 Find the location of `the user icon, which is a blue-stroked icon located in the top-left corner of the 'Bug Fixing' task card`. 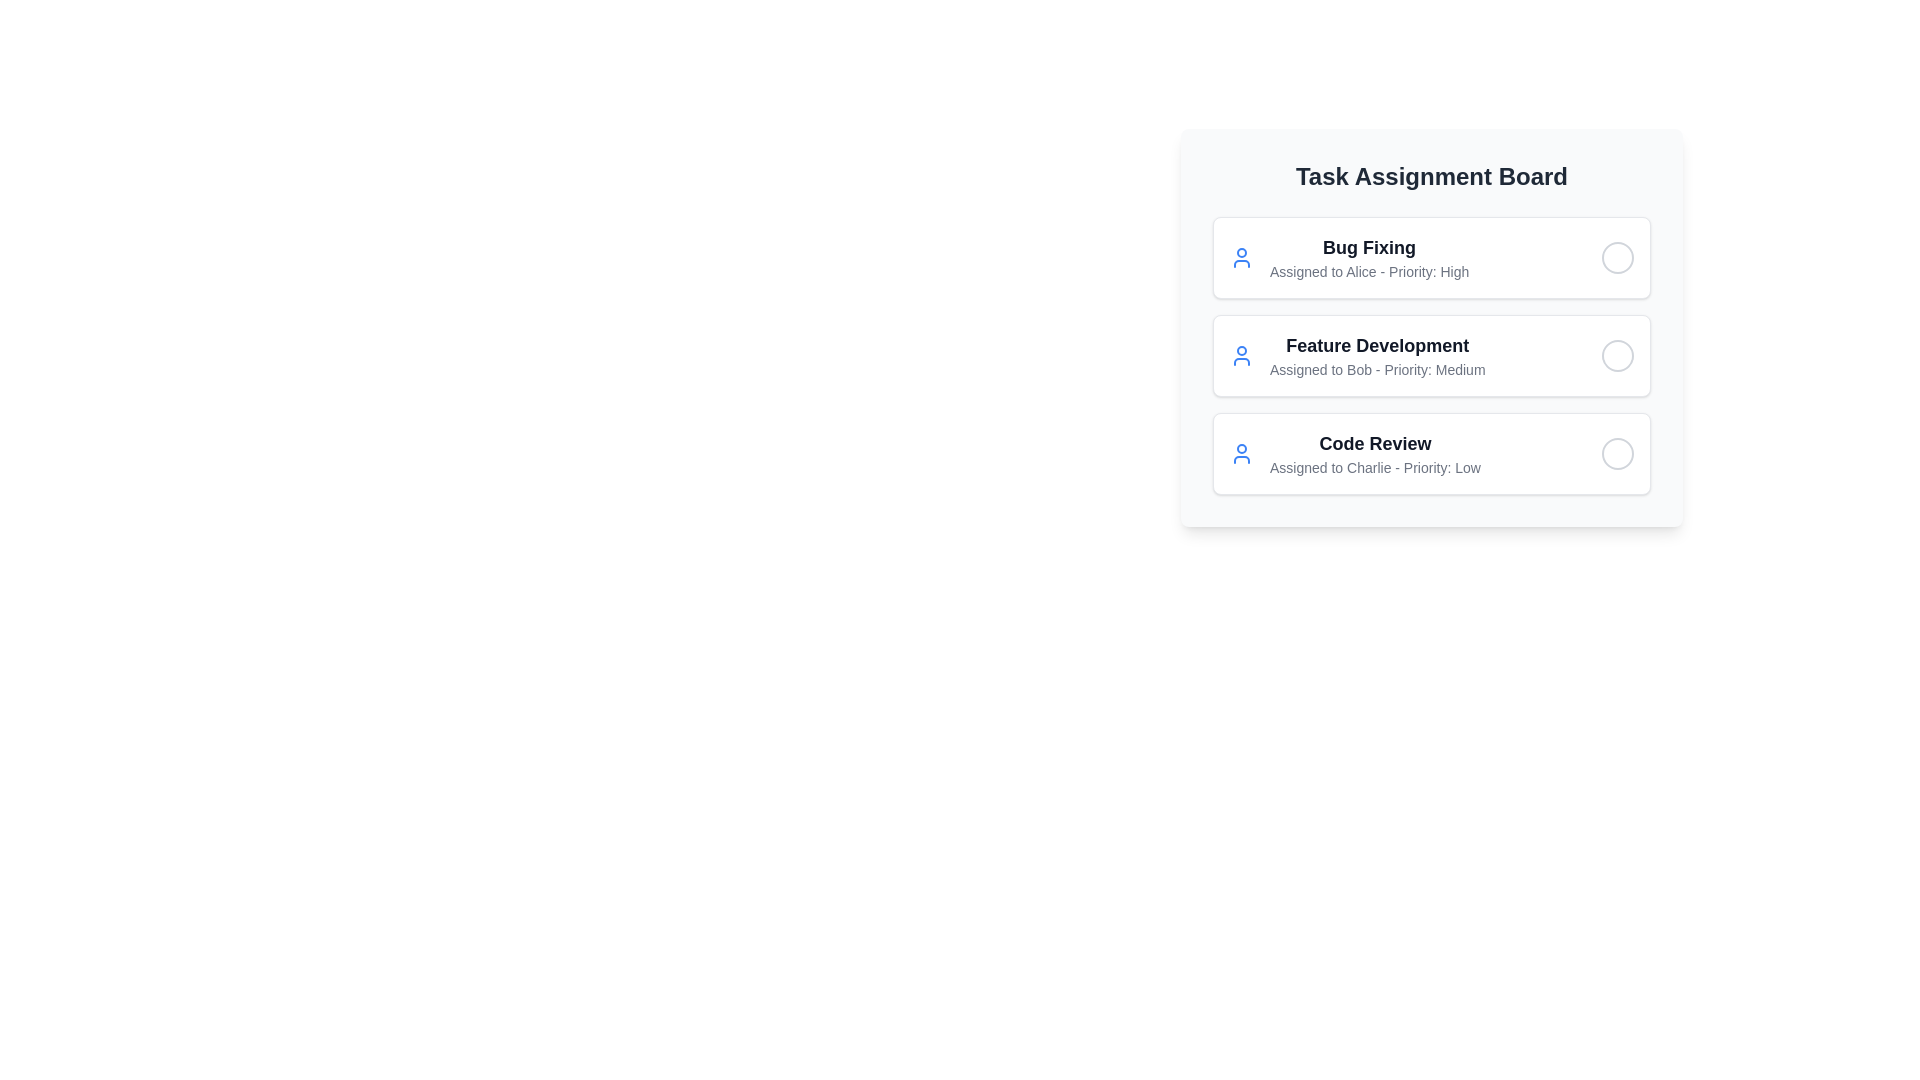

the user icon, which is a blue-stroked icon located in the top-left corner of the 'Bug Fixing' task card is located at coordinates (1241, 257).